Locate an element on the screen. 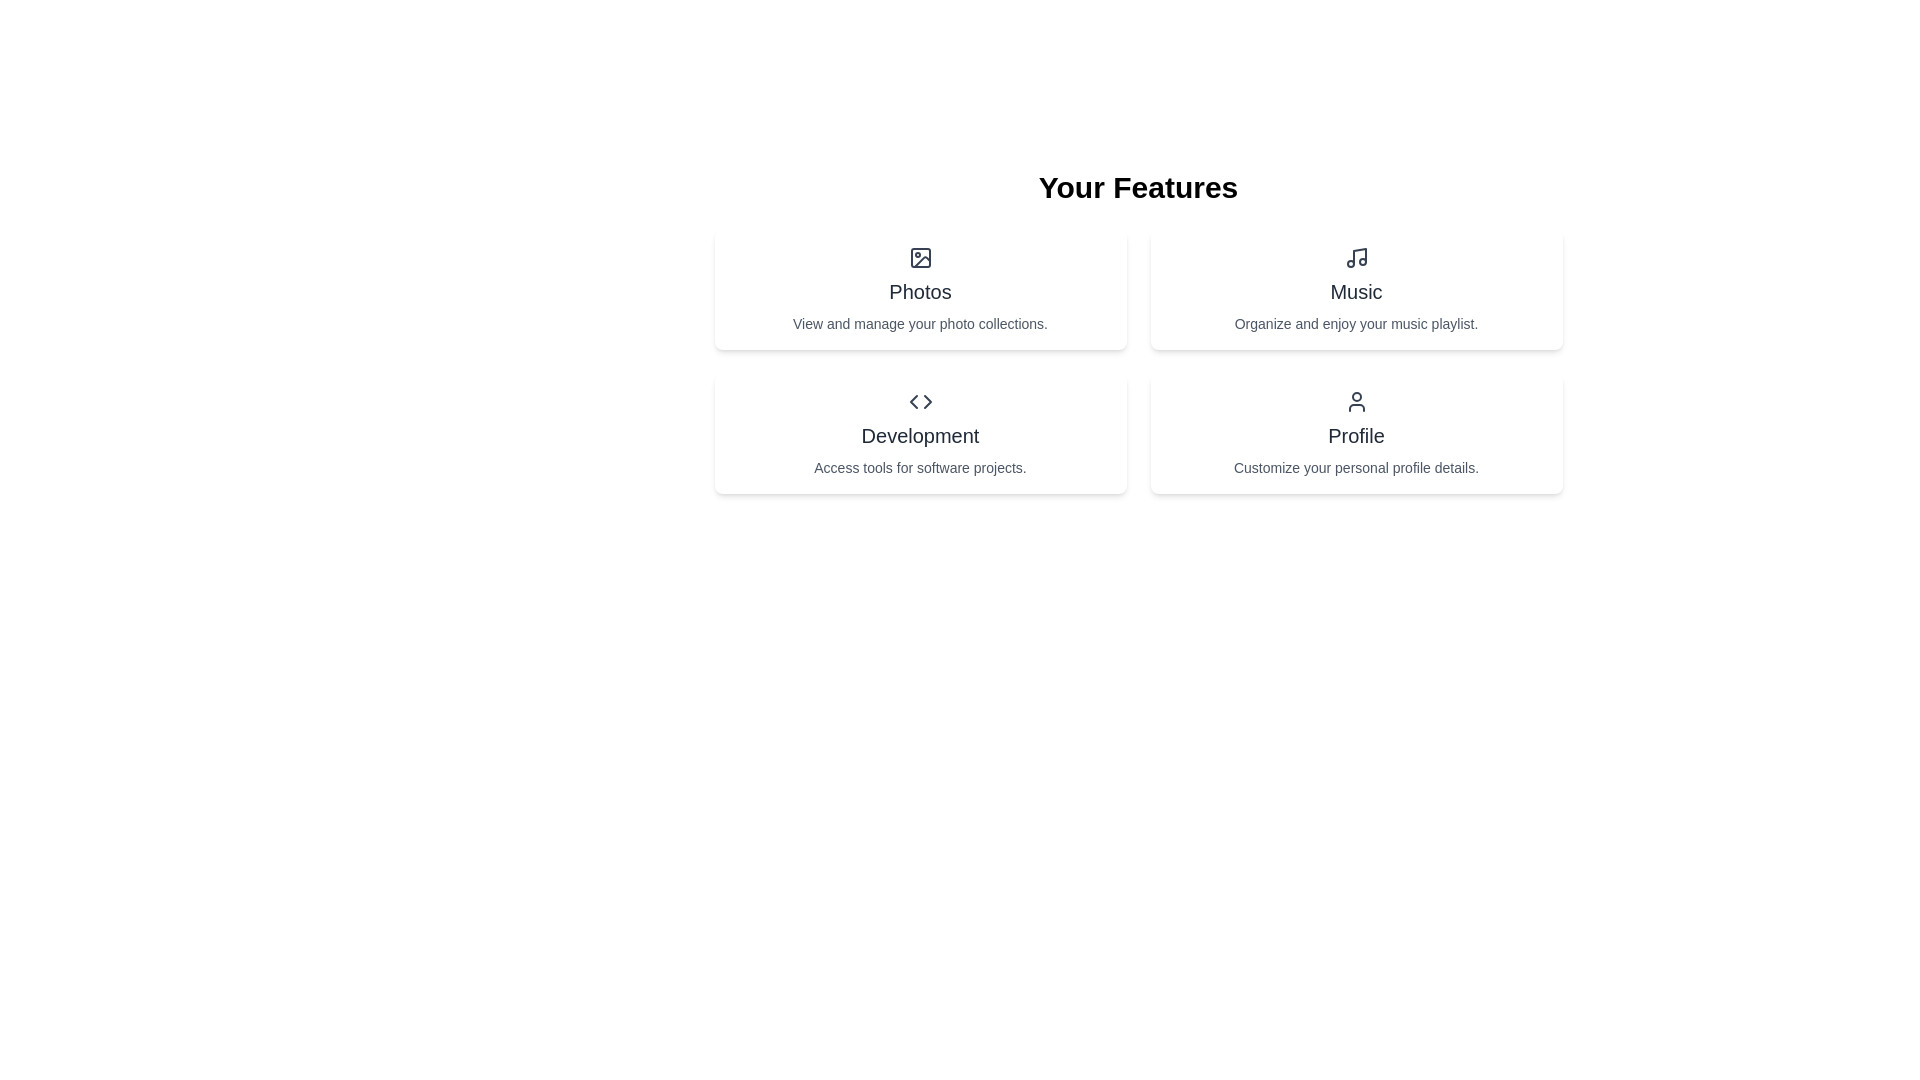 The image size is (1920, 1080). the user profile icon located at the top center of the 'Profile' section card, above the text 'Profile' is located at coordinates (1356, 401).